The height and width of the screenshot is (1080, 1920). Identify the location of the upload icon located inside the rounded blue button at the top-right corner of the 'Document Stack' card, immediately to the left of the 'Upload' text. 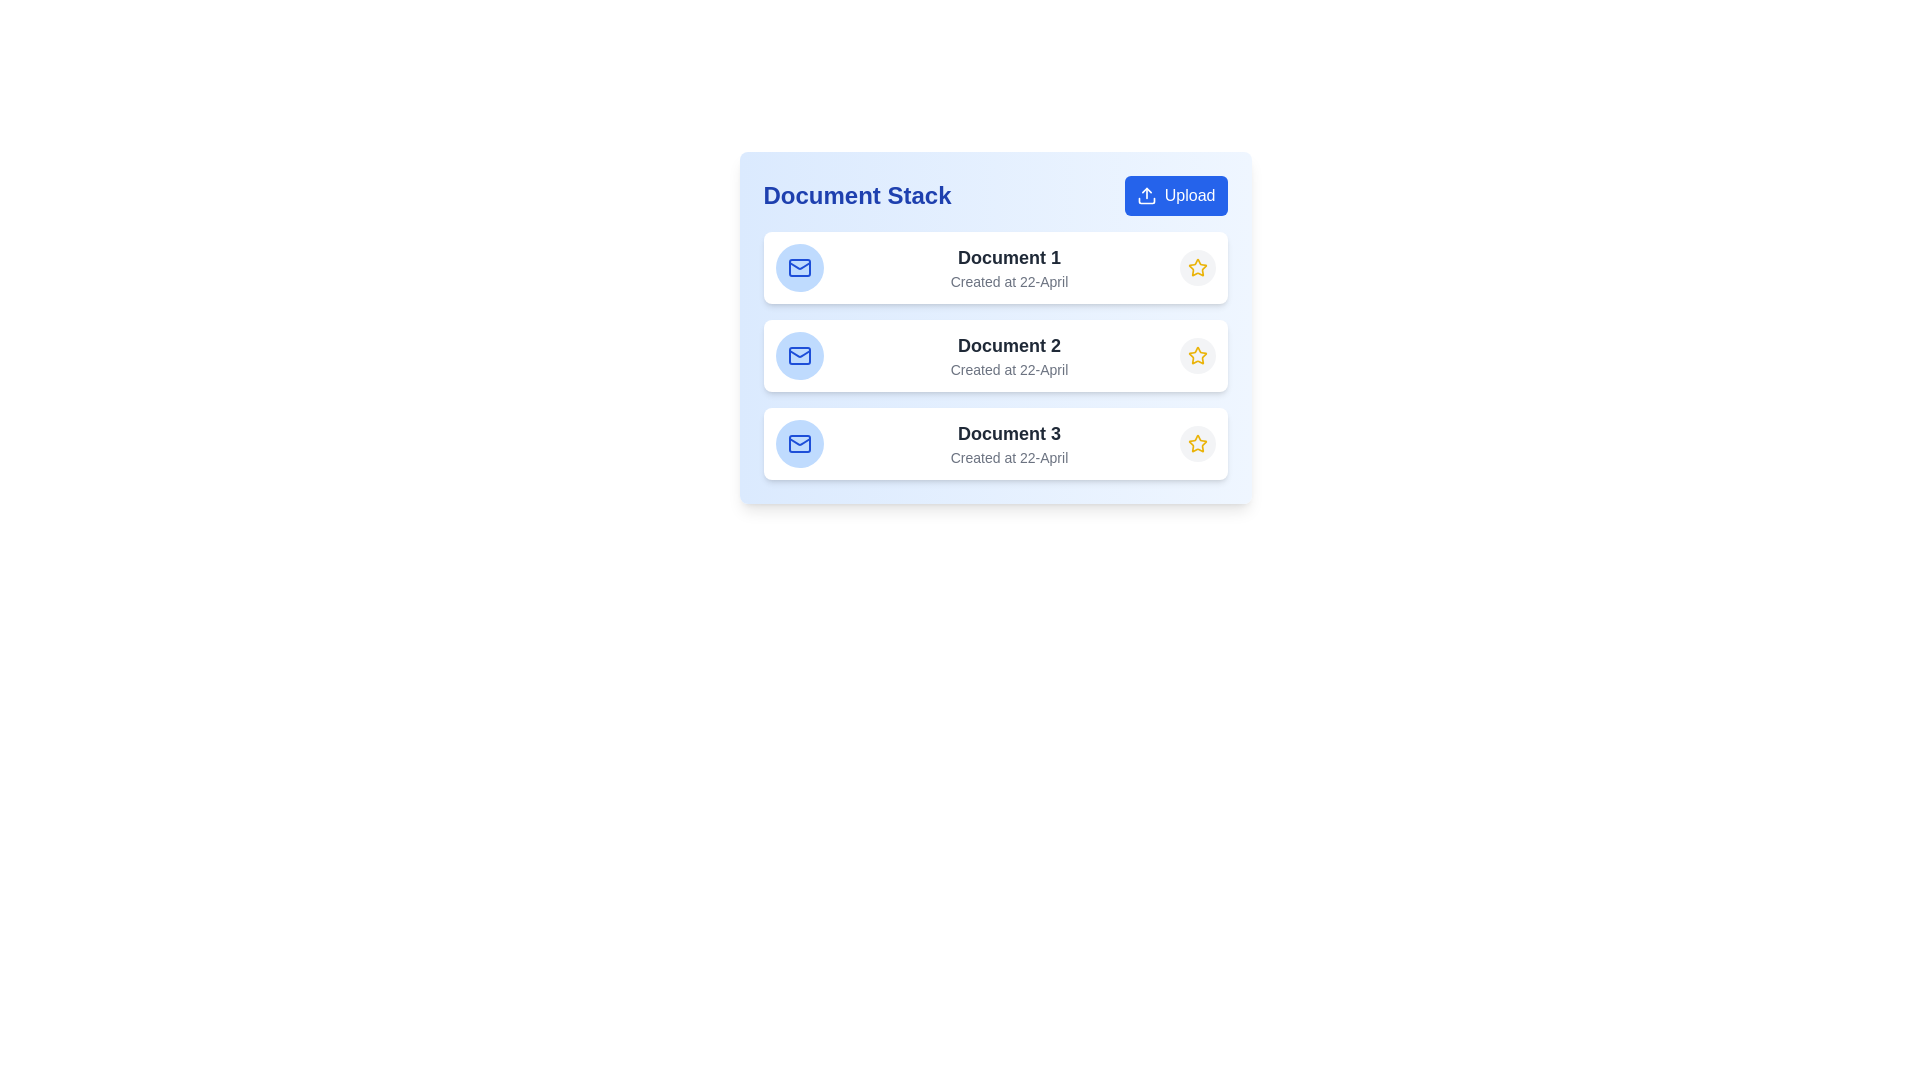
(1146, 196).